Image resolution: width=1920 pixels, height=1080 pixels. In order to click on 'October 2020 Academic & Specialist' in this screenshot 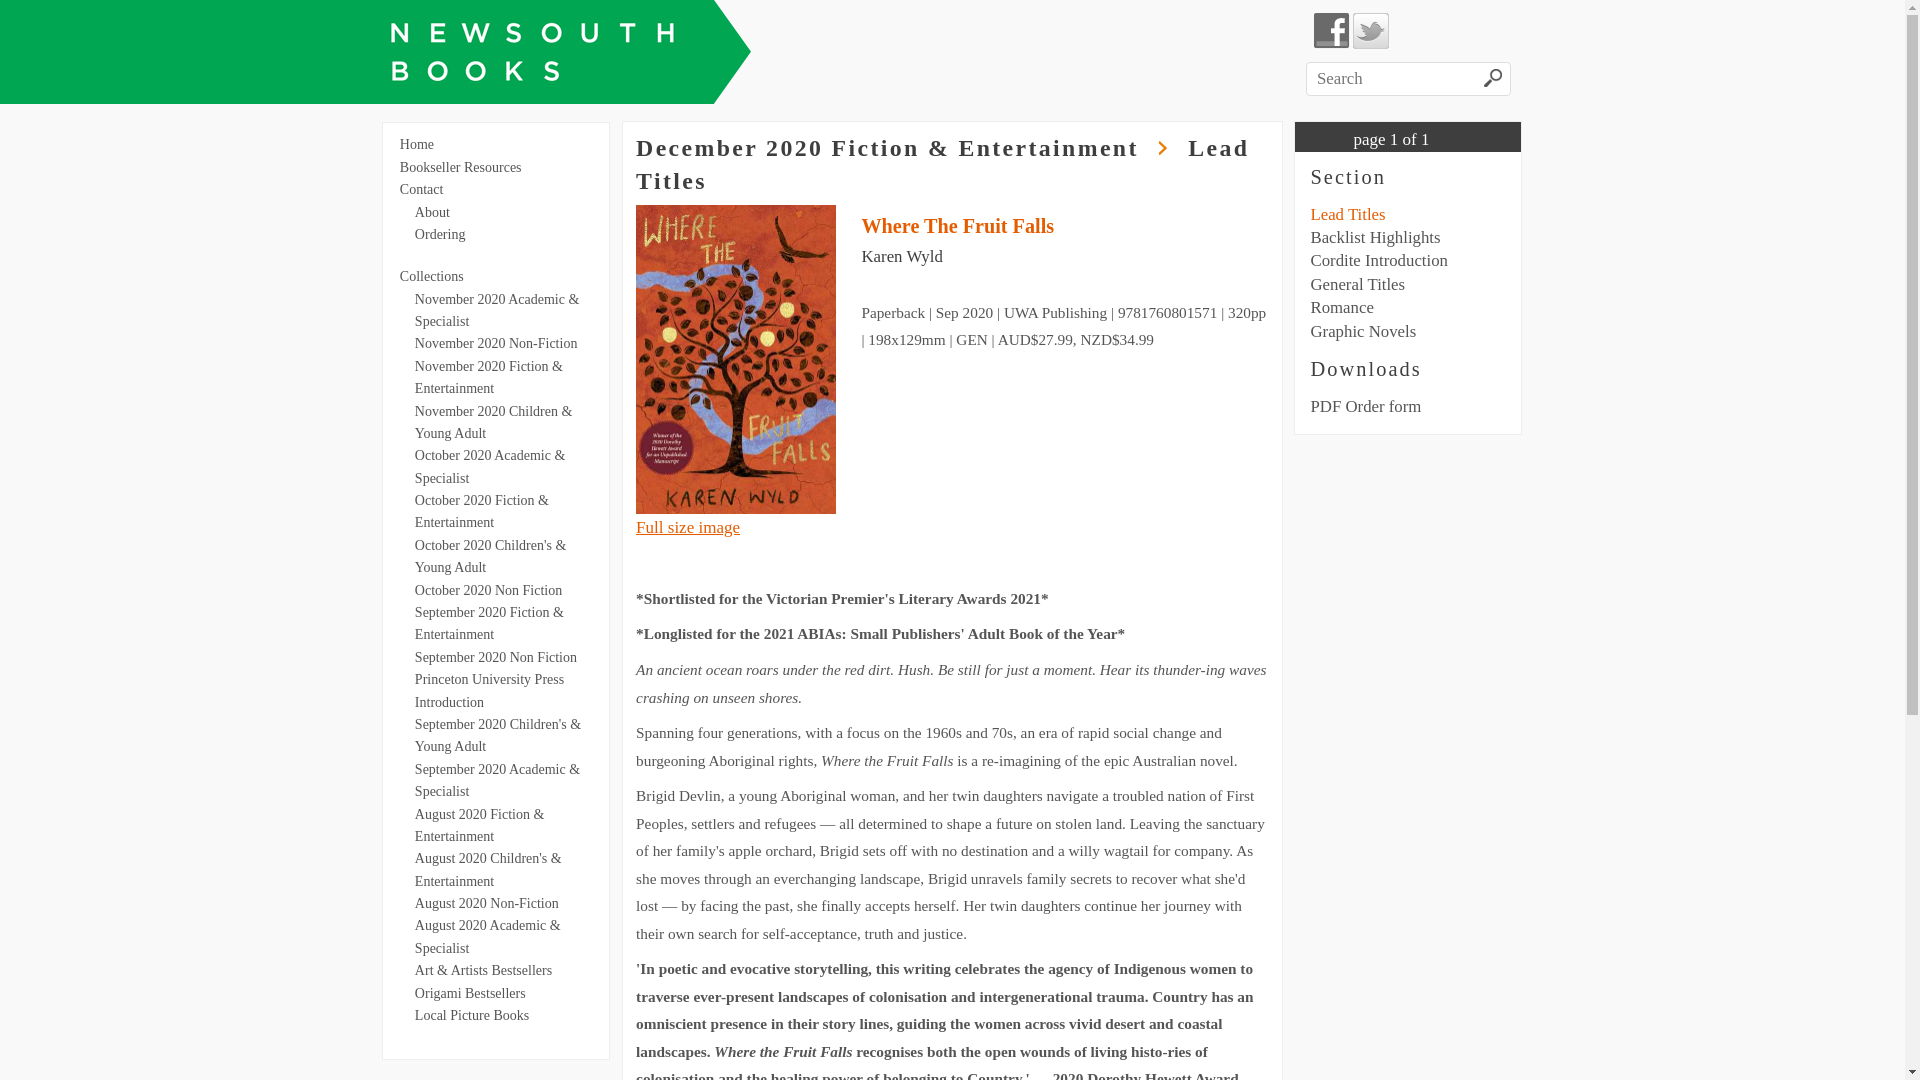, I will do `click(489, 466)`.